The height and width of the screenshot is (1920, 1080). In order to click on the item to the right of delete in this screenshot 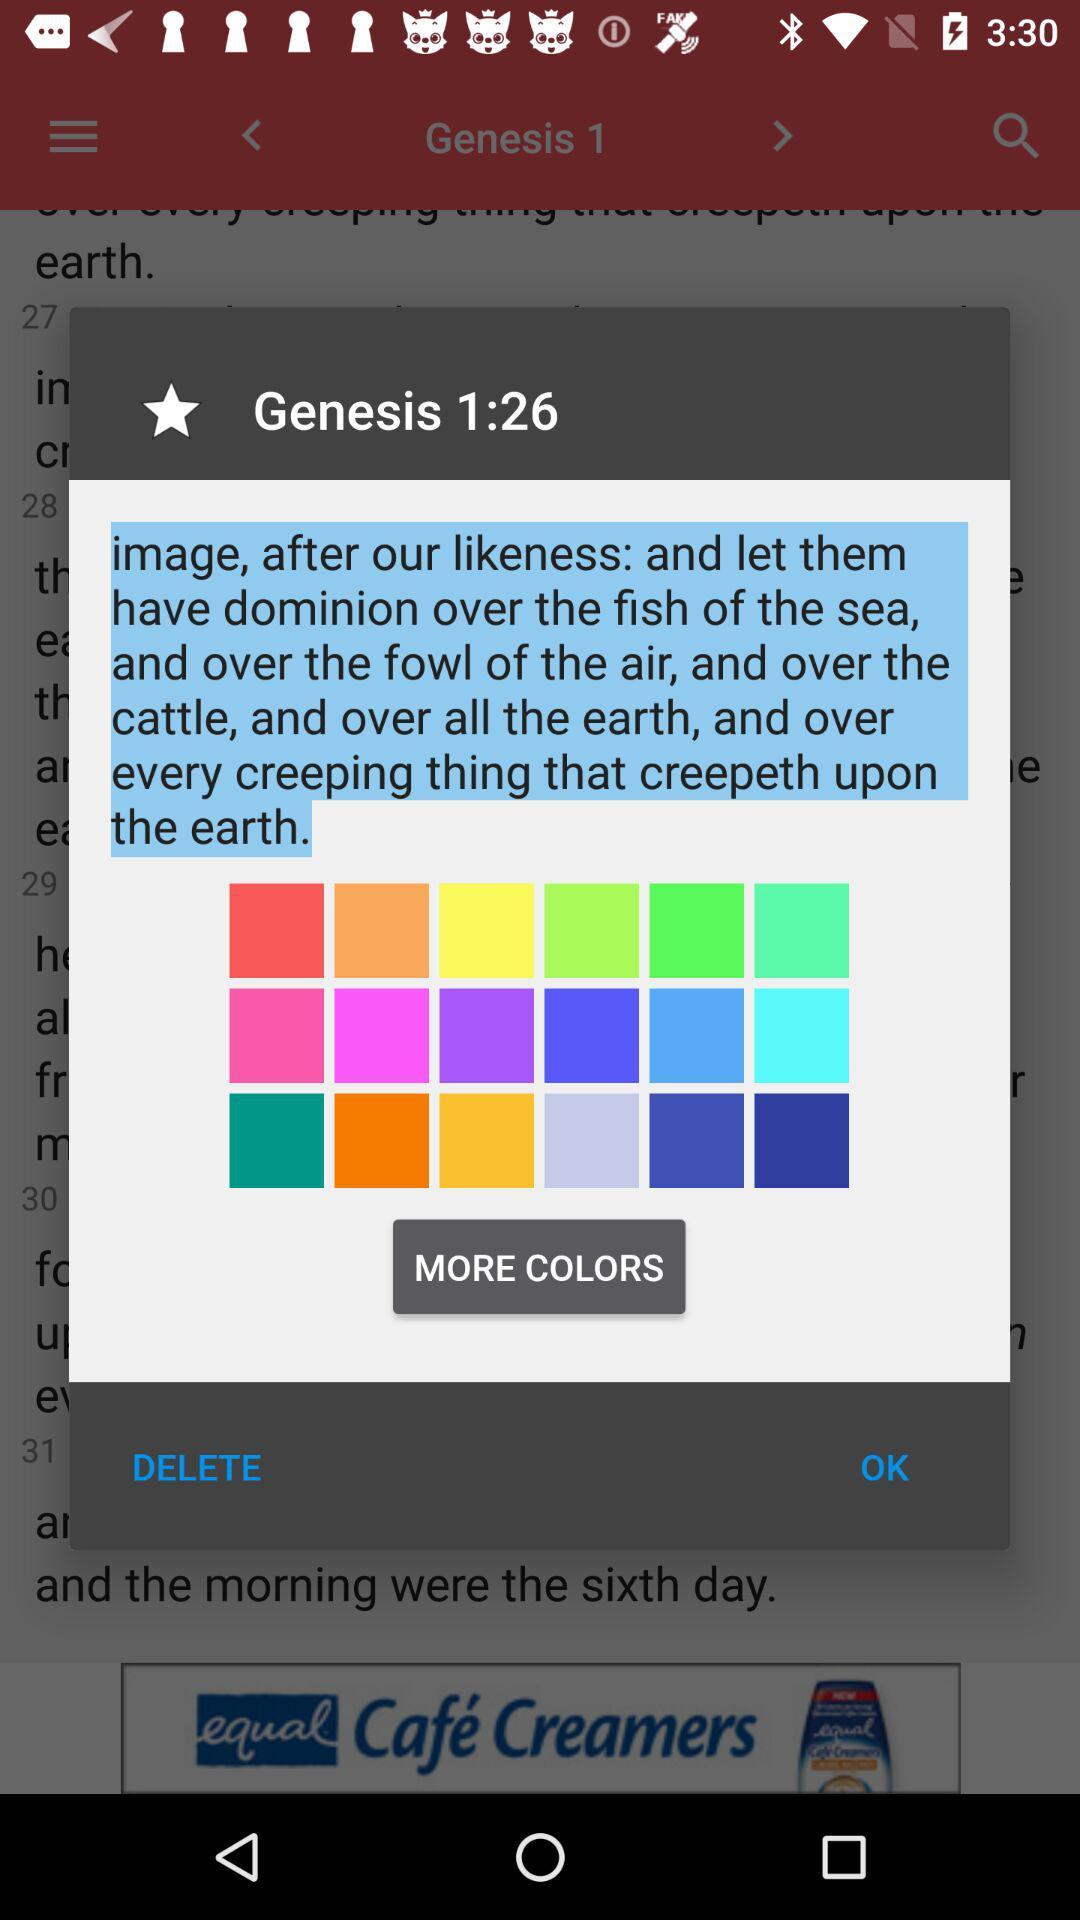, I will do `click(883, 1466)`.